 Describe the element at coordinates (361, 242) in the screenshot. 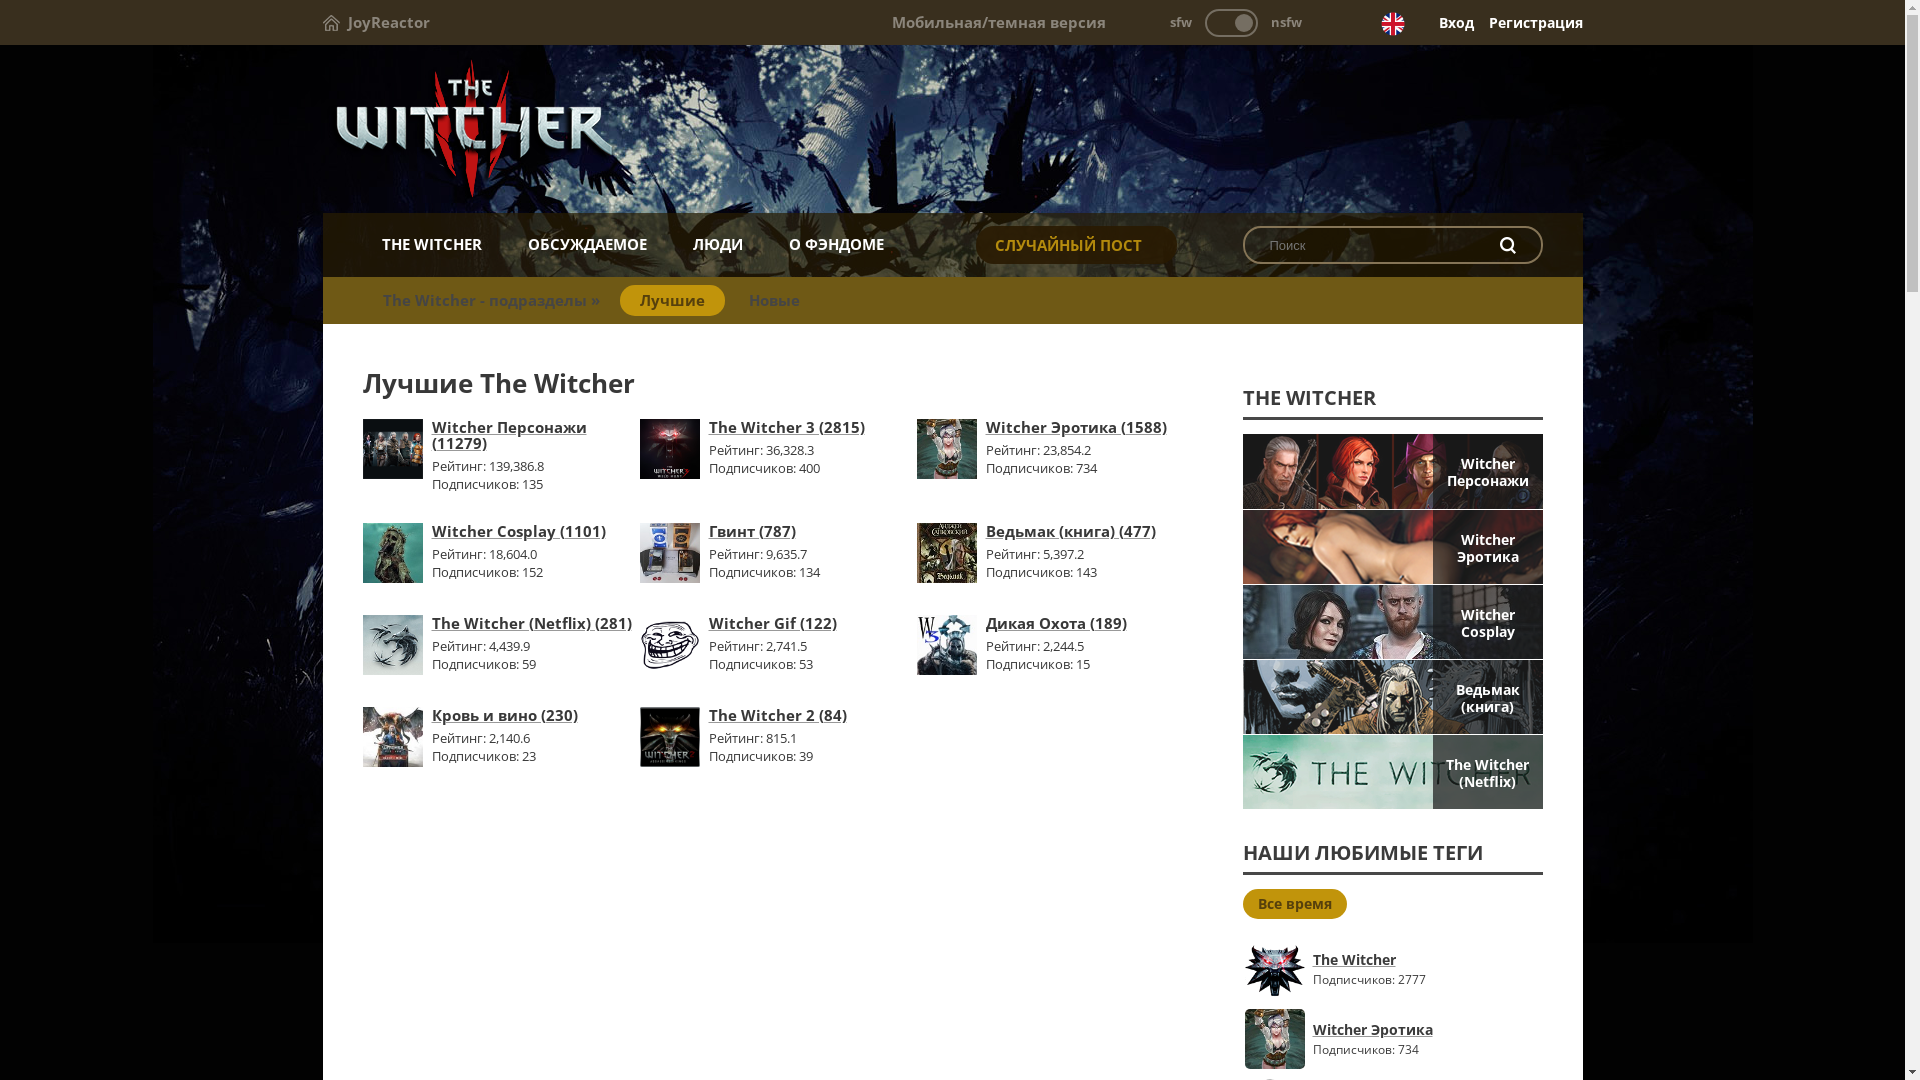

I see `'THE WITCHER'` at that location.